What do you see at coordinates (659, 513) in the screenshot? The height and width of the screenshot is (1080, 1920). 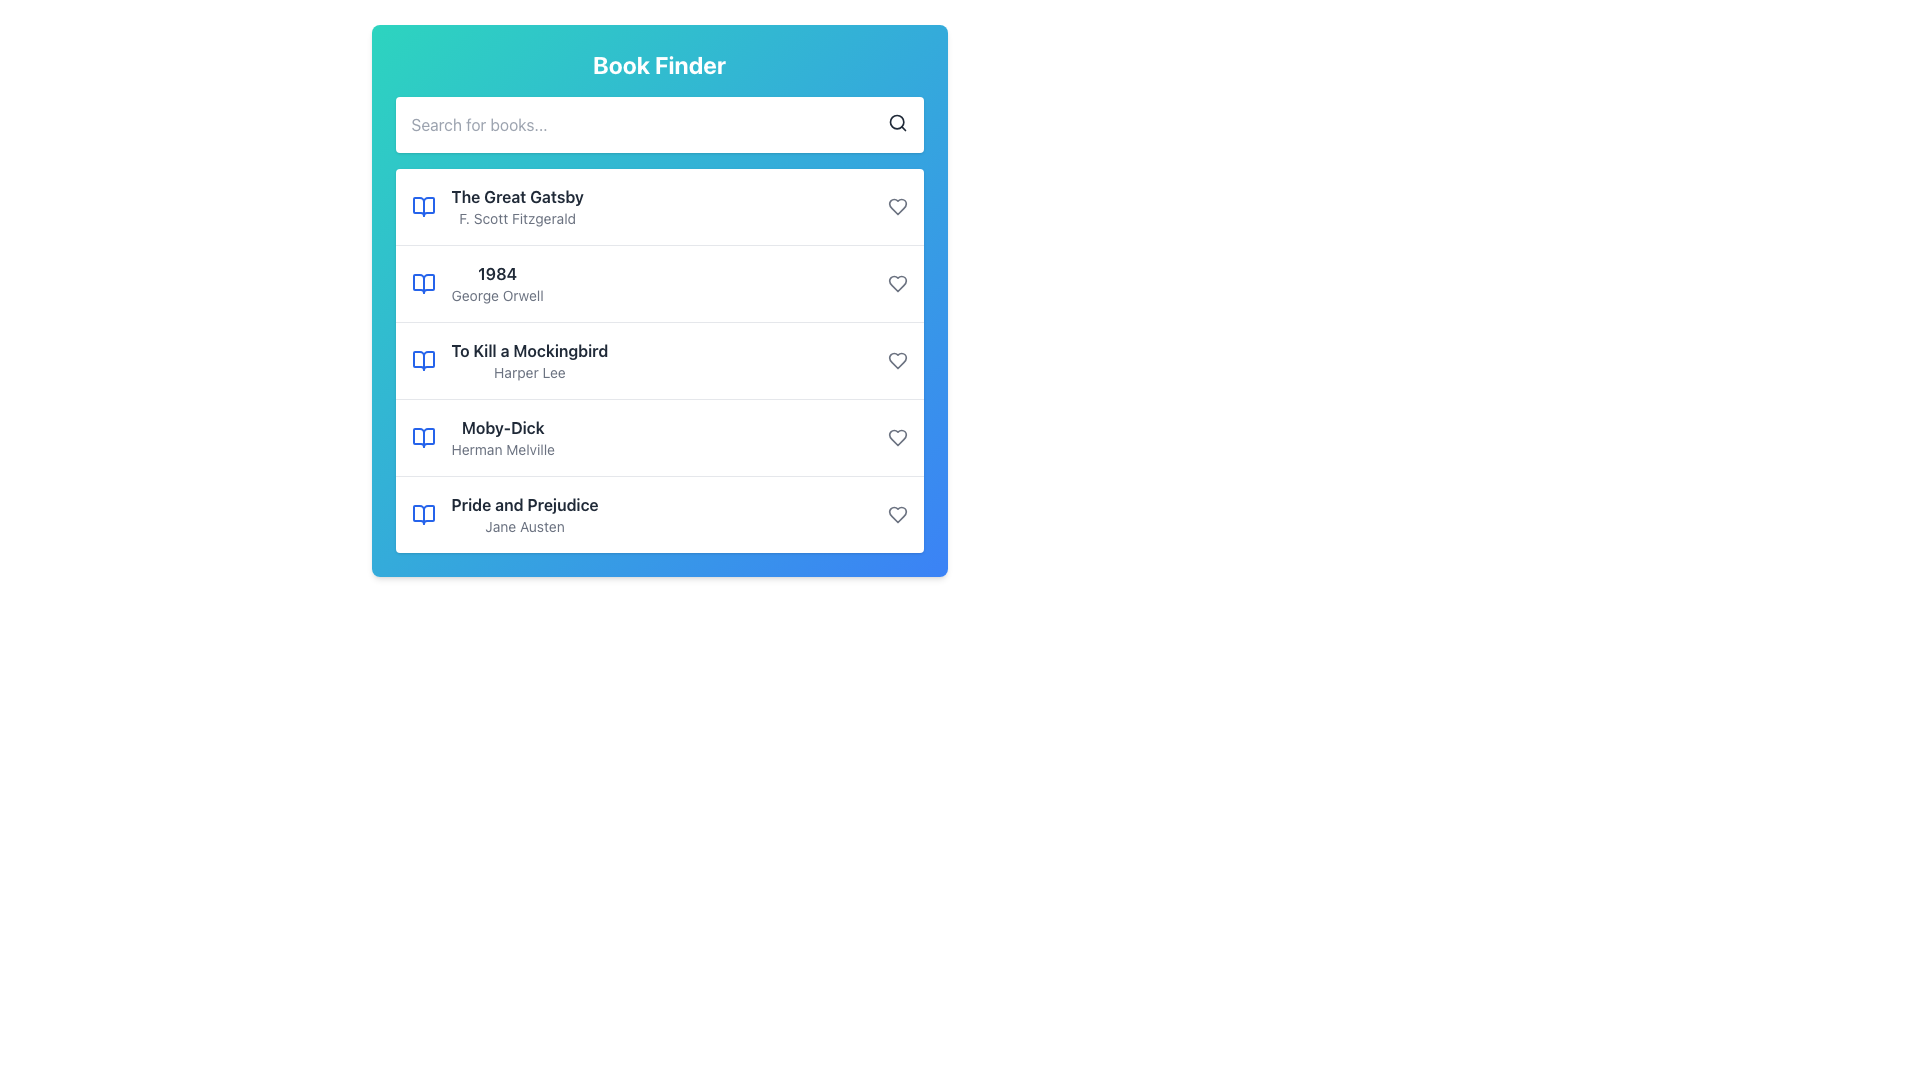 I see `the fifth book entry in the list` at bounding box center [659, 513].